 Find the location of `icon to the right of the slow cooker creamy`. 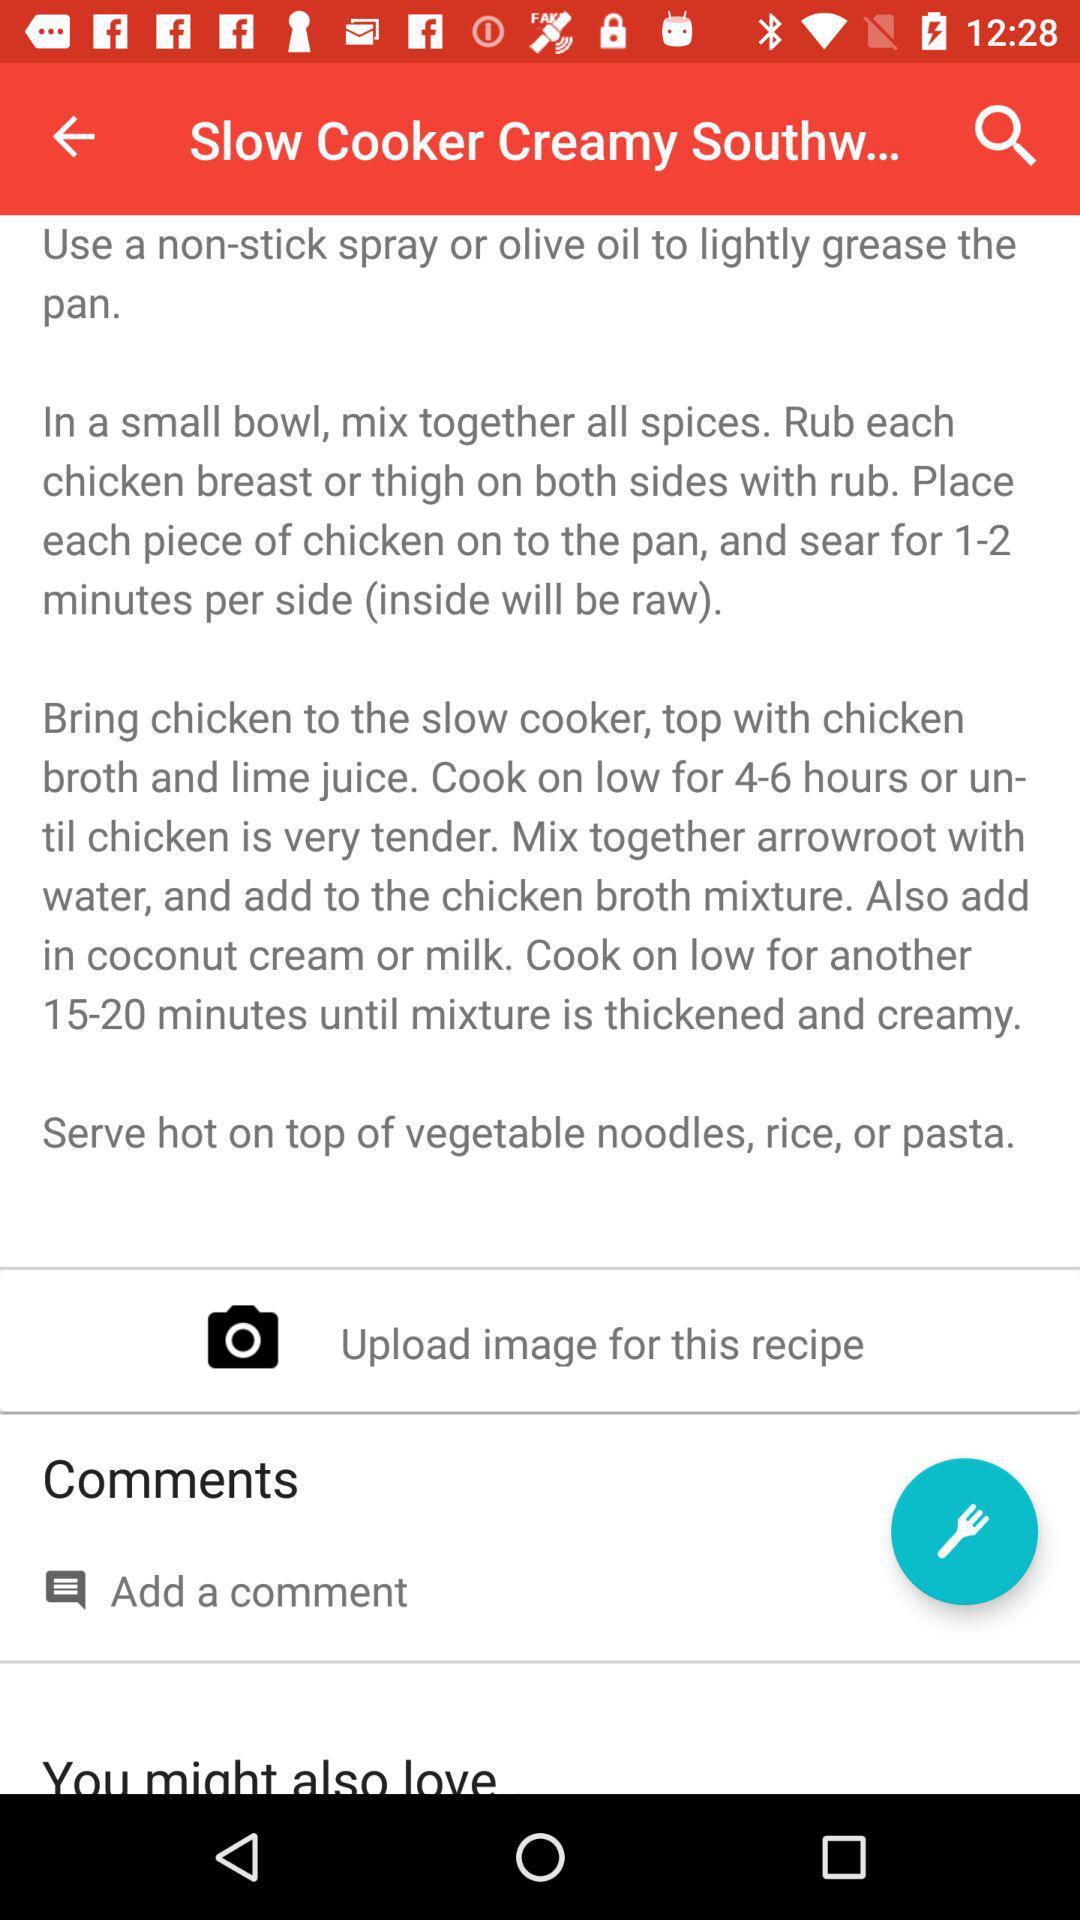

icon to the right of the slow cooker creamy is located at coordinates (1006, 135).